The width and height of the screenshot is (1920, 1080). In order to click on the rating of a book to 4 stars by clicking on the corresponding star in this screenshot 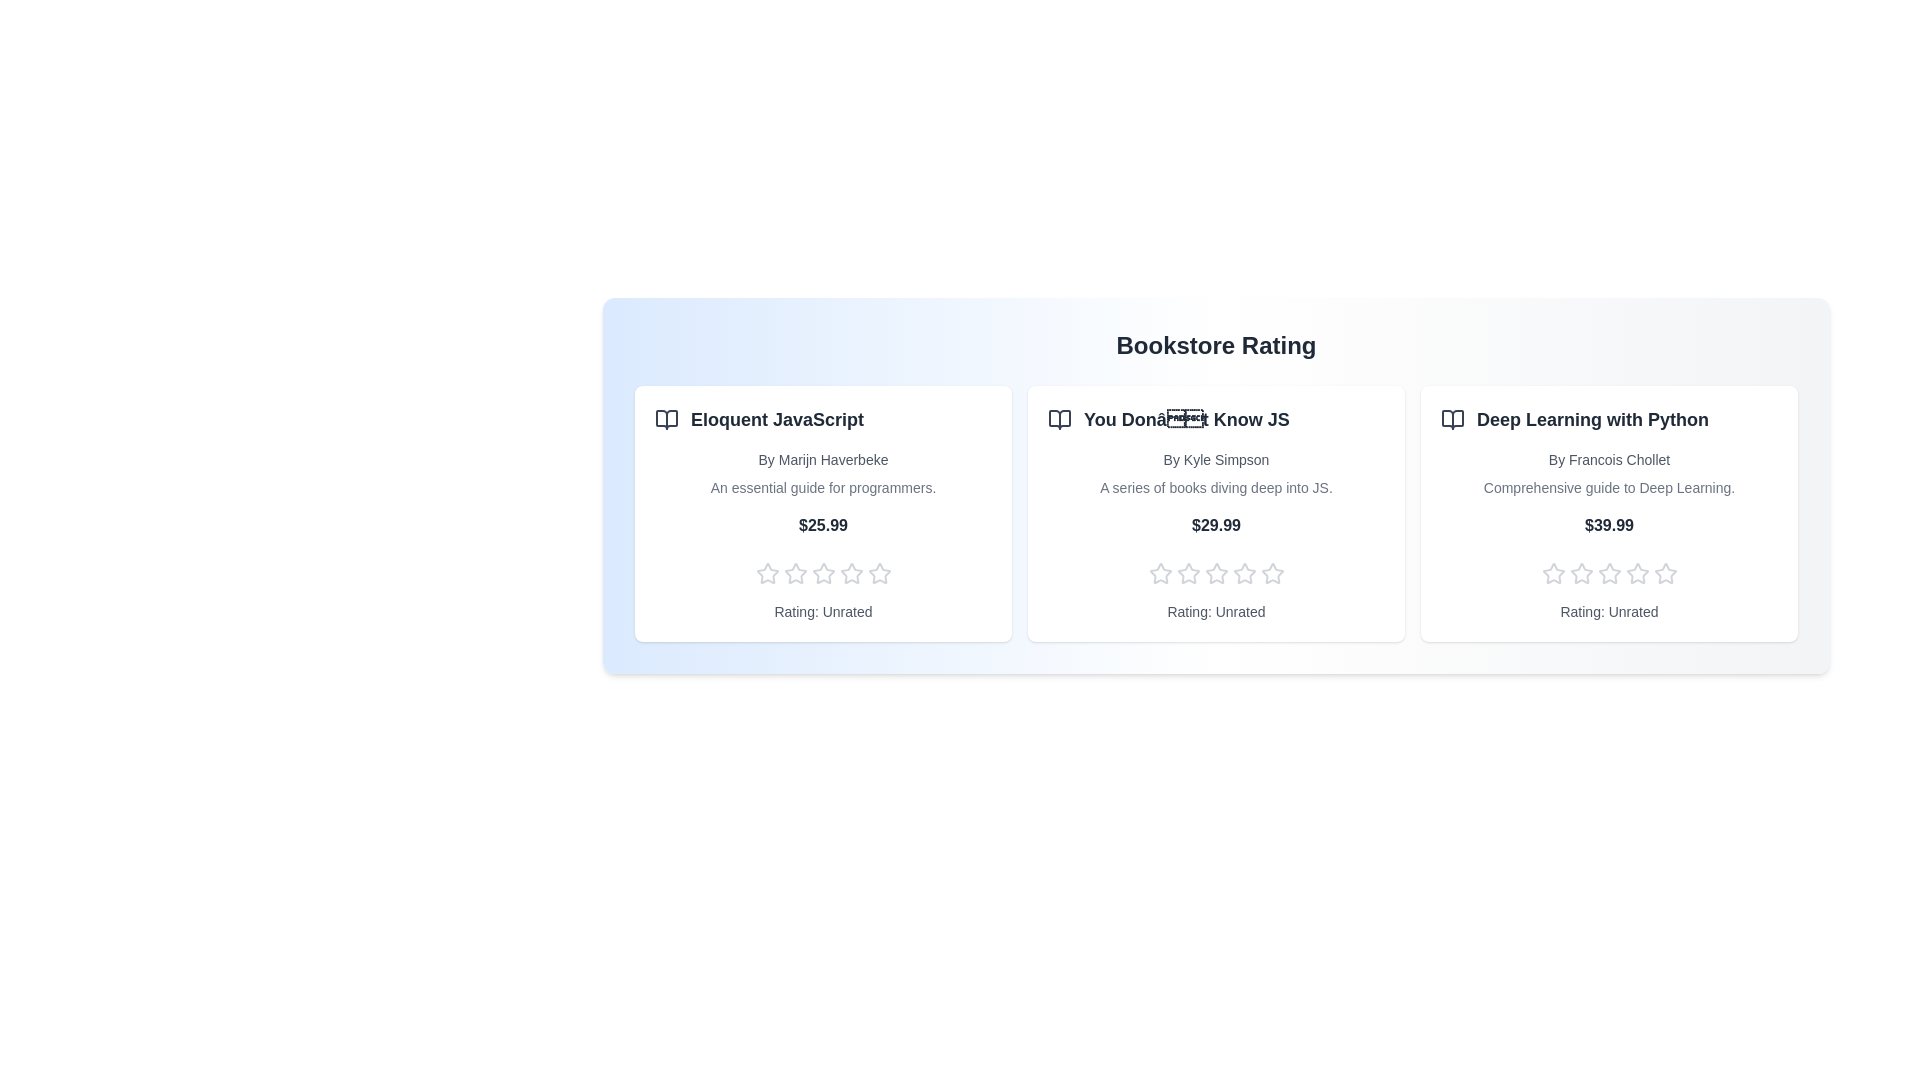, I will do `click(851, 574)`.